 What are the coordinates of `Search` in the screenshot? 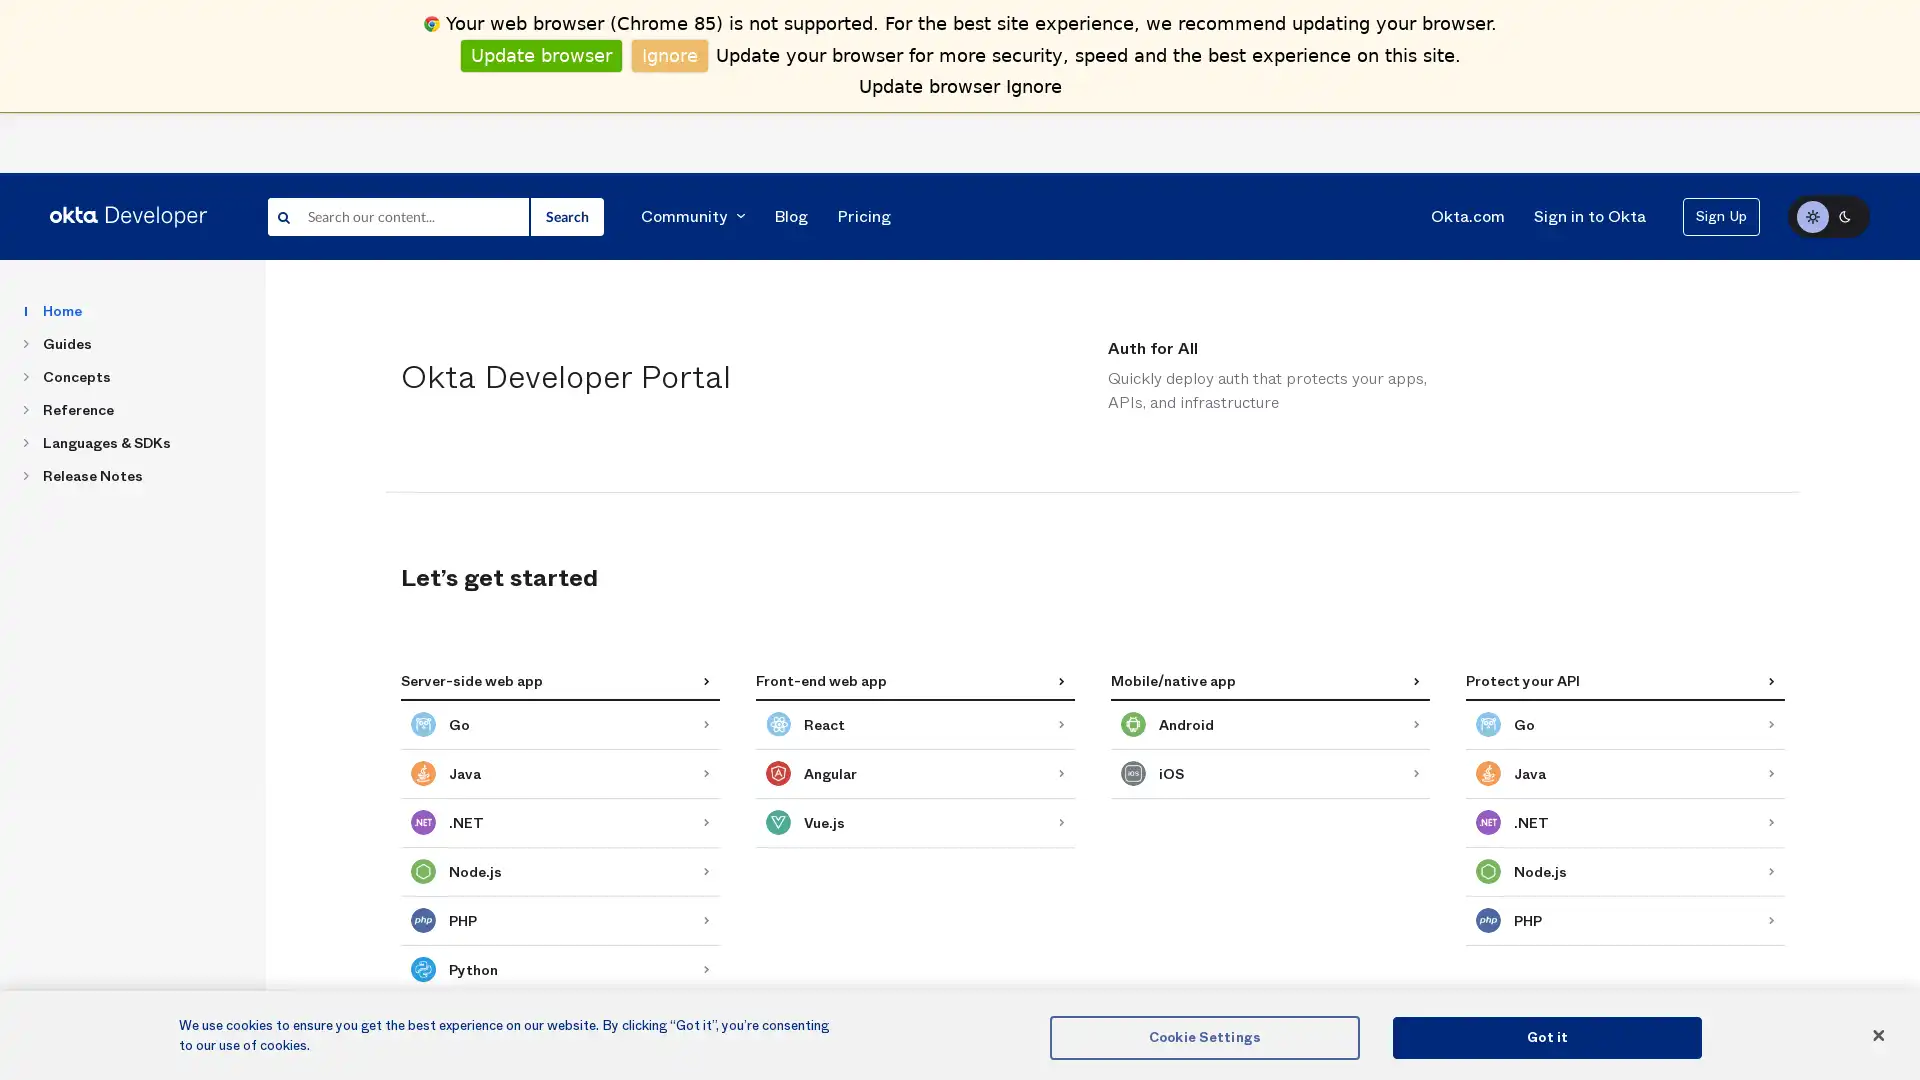 It's located at (565, 216).